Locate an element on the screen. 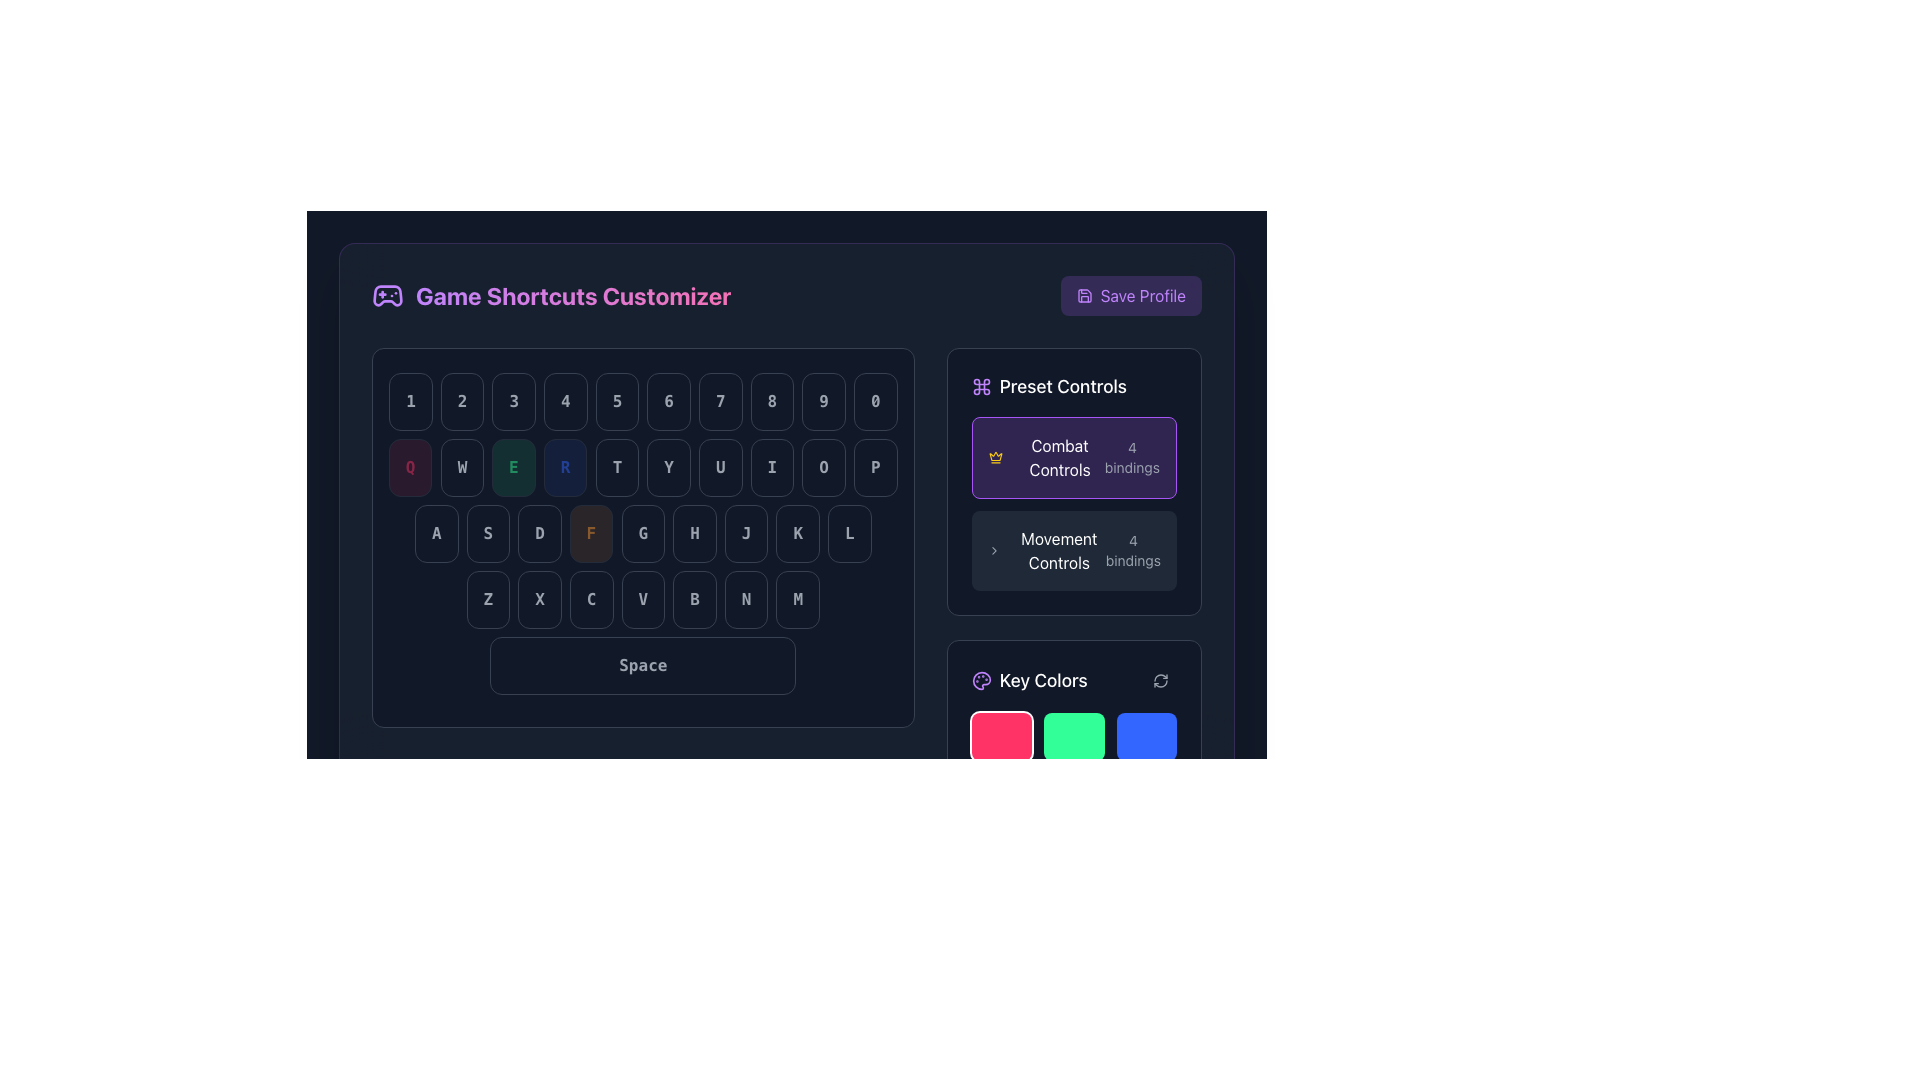 Image resolution: width=1920 pixels, height=1080 pixels. the second button labeled 'S' which is styled with a dark background and light-colored text, located near the center of the keyboard layout is located at coordinates (488, 532).